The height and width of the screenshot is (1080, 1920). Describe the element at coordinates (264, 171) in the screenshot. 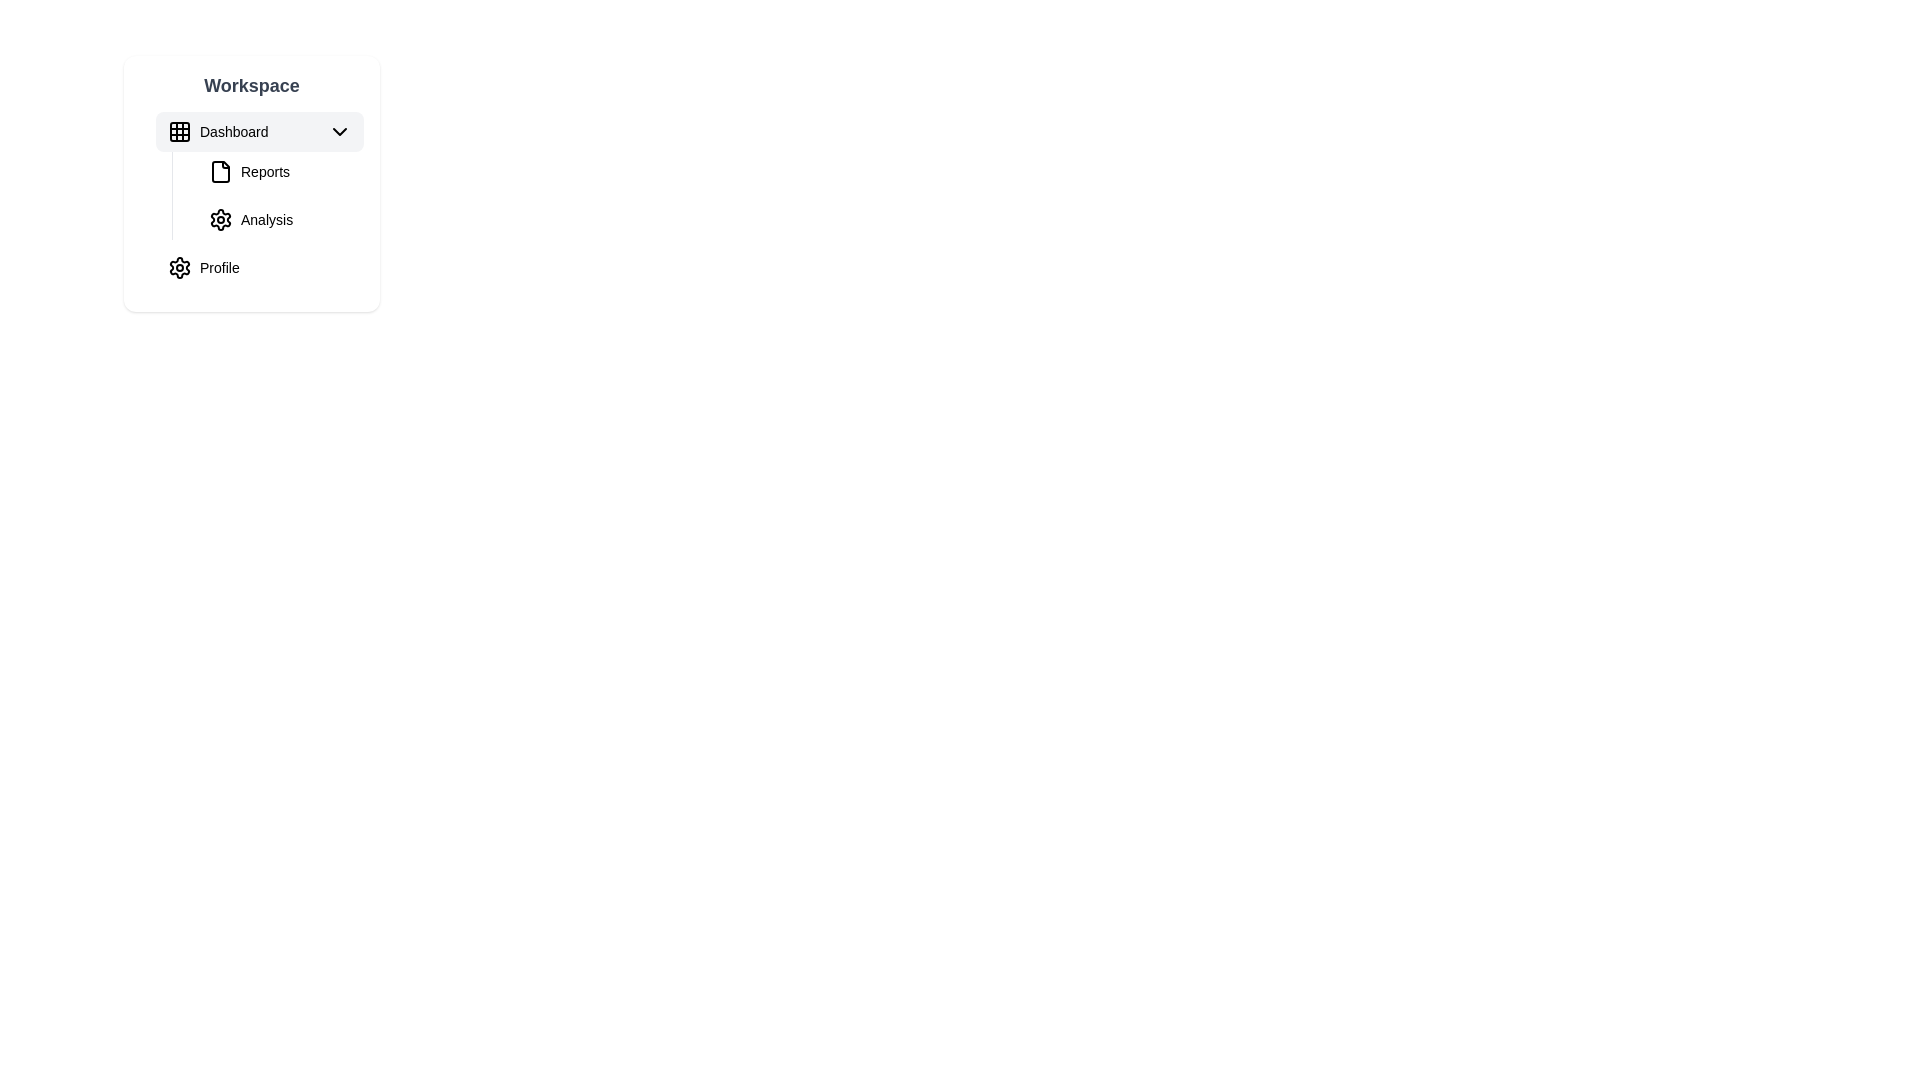

I see `the 'Reports' text label in the vertical navigation list under the 'Workspace' section` at that location.